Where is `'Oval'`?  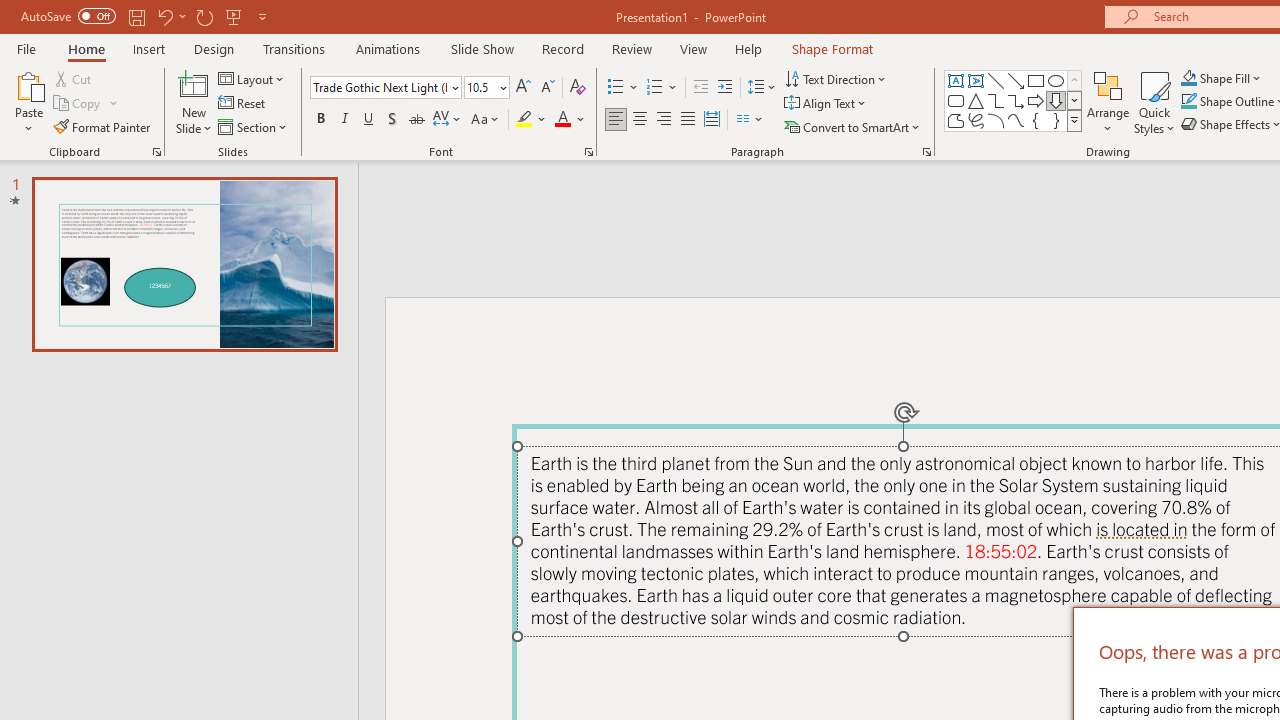 'Oval' is located at coordinates (1055, 80).